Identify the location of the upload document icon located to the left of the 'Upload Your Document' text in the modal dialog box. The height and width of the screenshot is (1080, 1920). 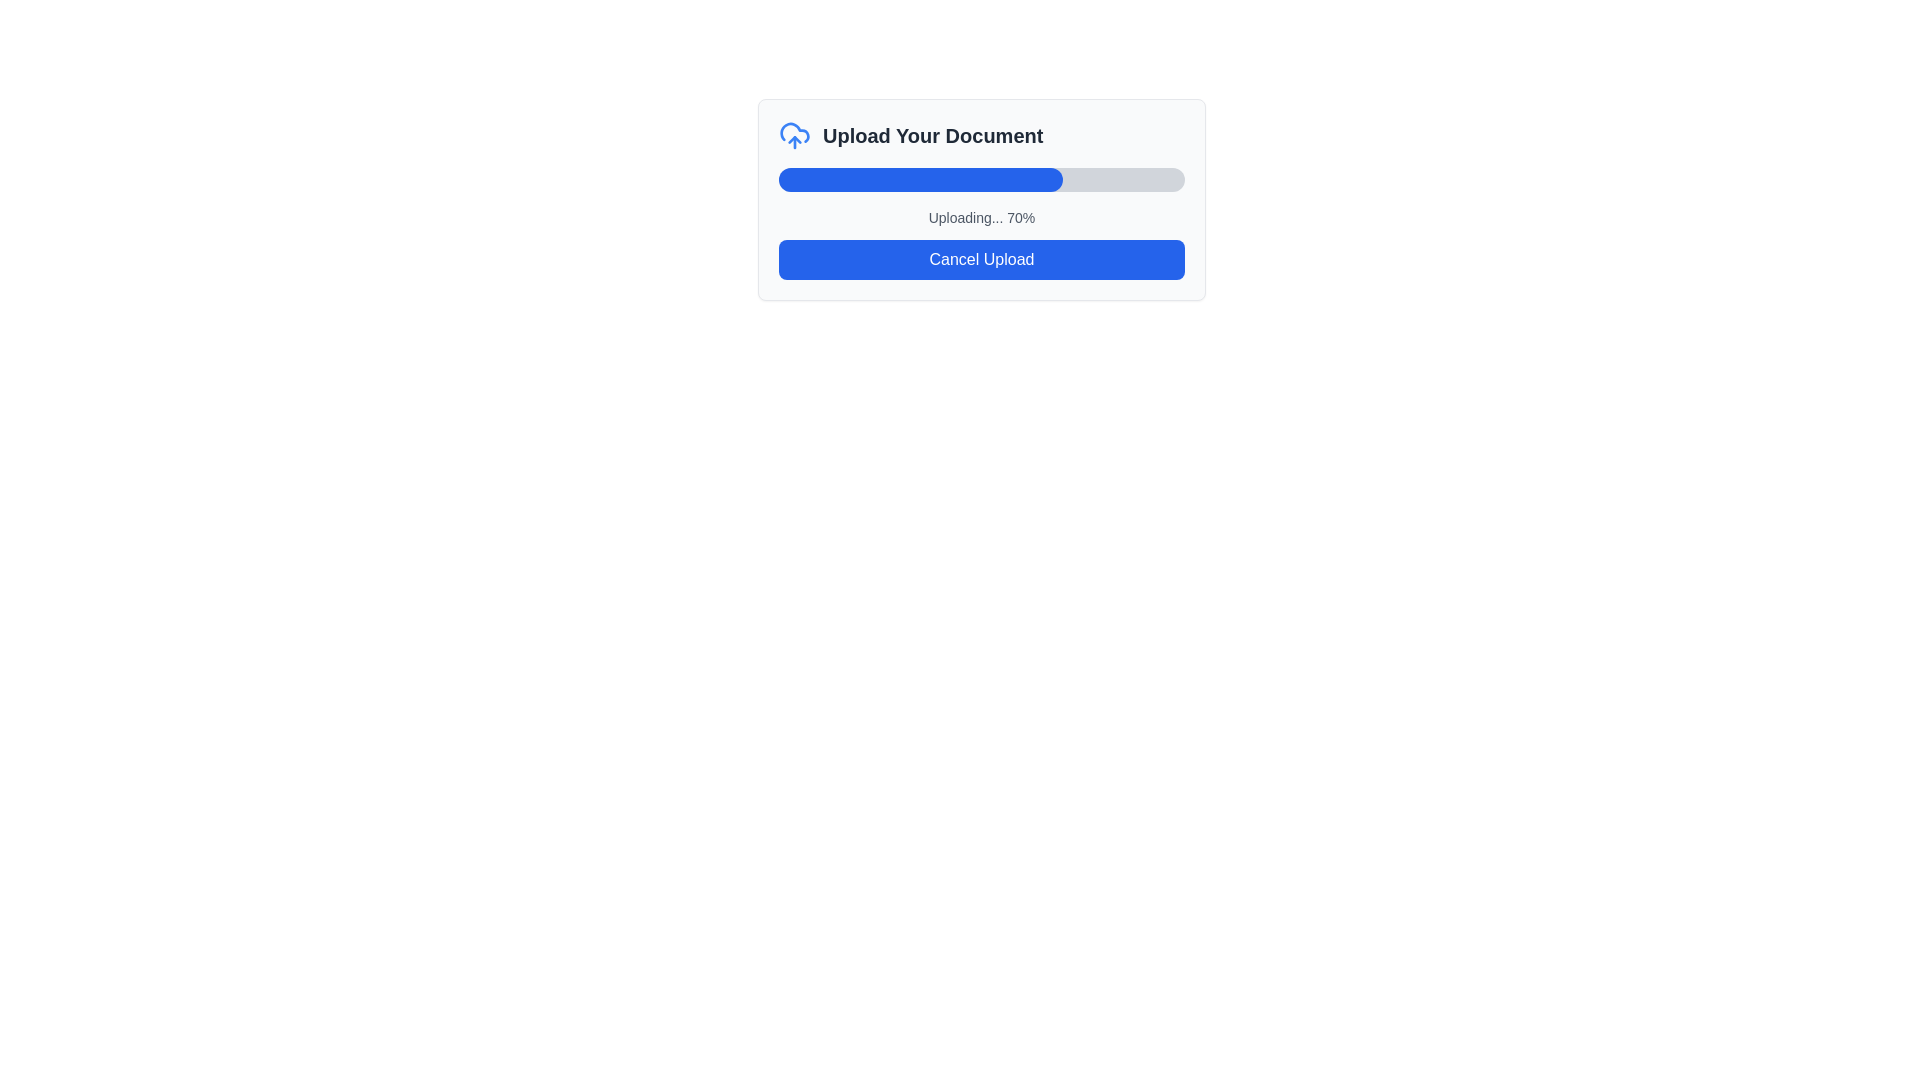
(794, 135).